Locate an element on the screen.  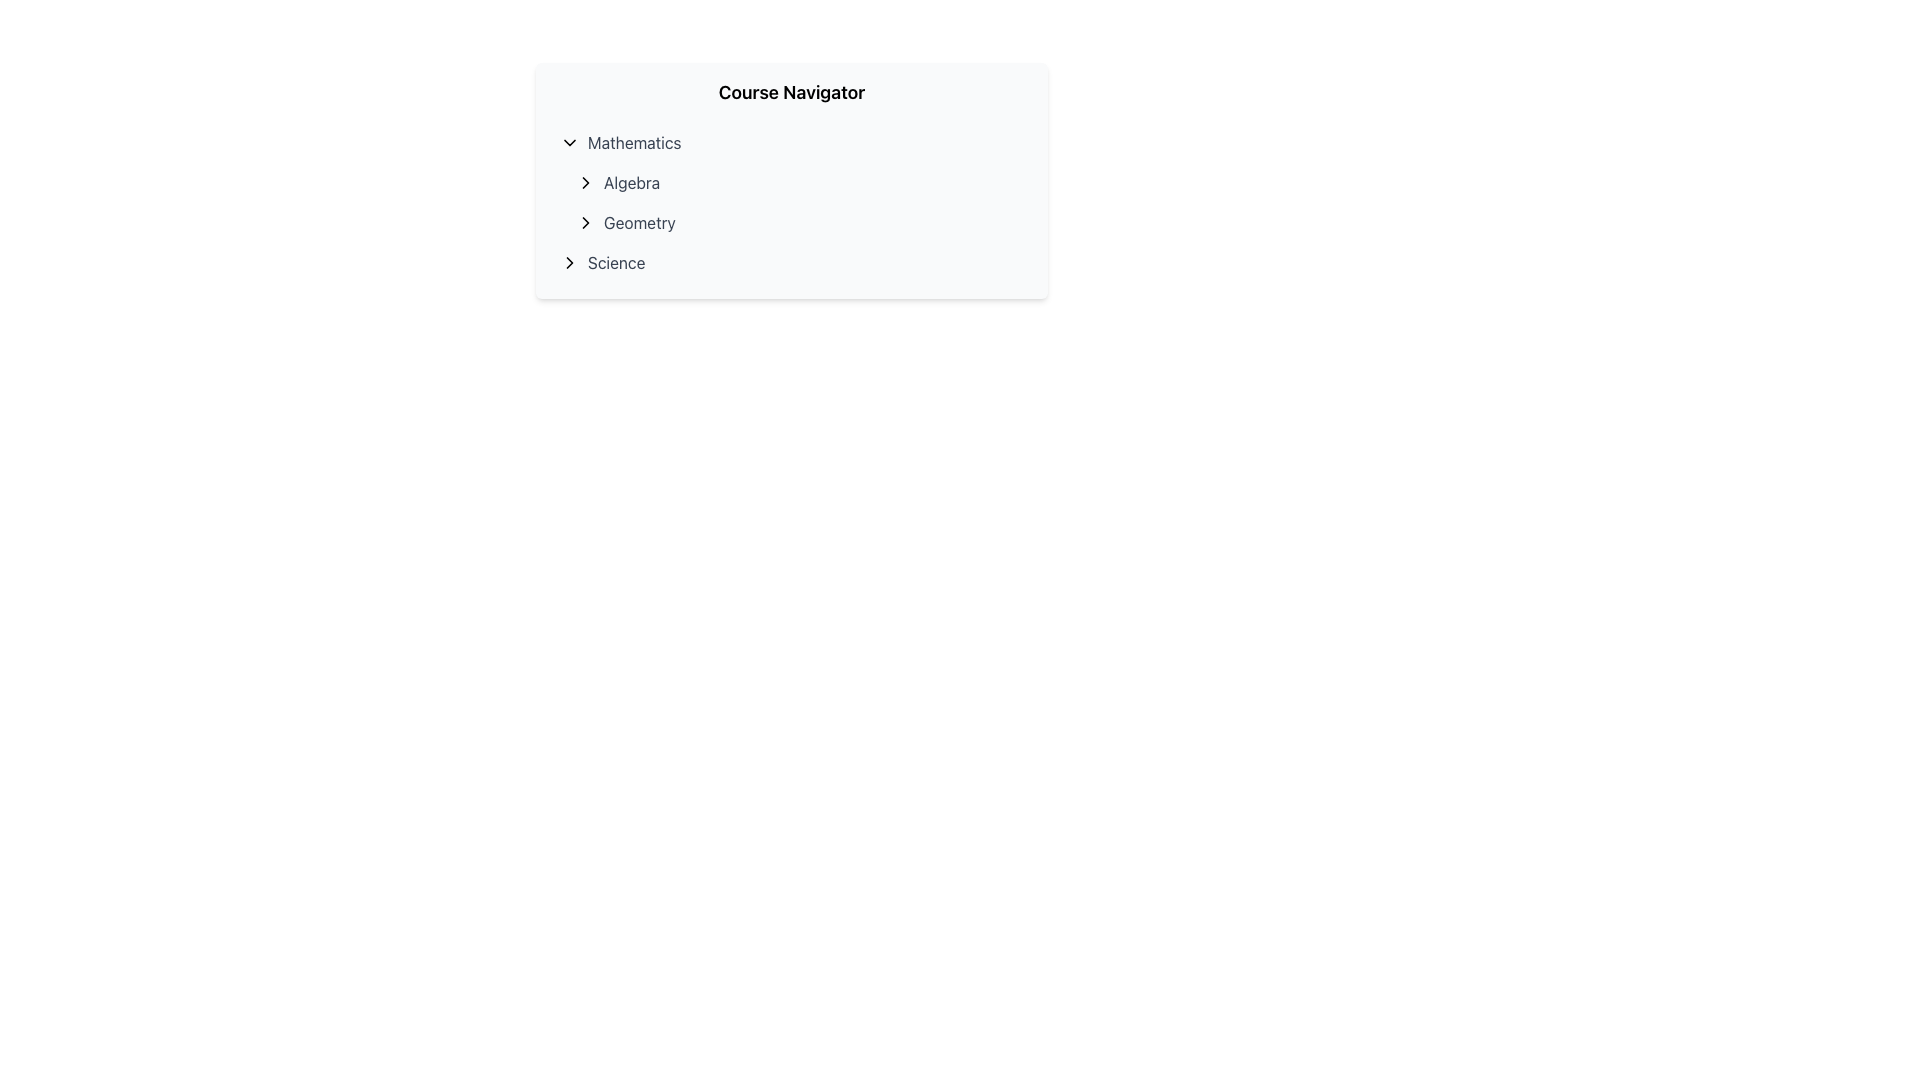
the rightward-pointing chevron icon located immediately left of the 'Science' text label in the 'Course Navigator' section is located at coordinates (569, 261).